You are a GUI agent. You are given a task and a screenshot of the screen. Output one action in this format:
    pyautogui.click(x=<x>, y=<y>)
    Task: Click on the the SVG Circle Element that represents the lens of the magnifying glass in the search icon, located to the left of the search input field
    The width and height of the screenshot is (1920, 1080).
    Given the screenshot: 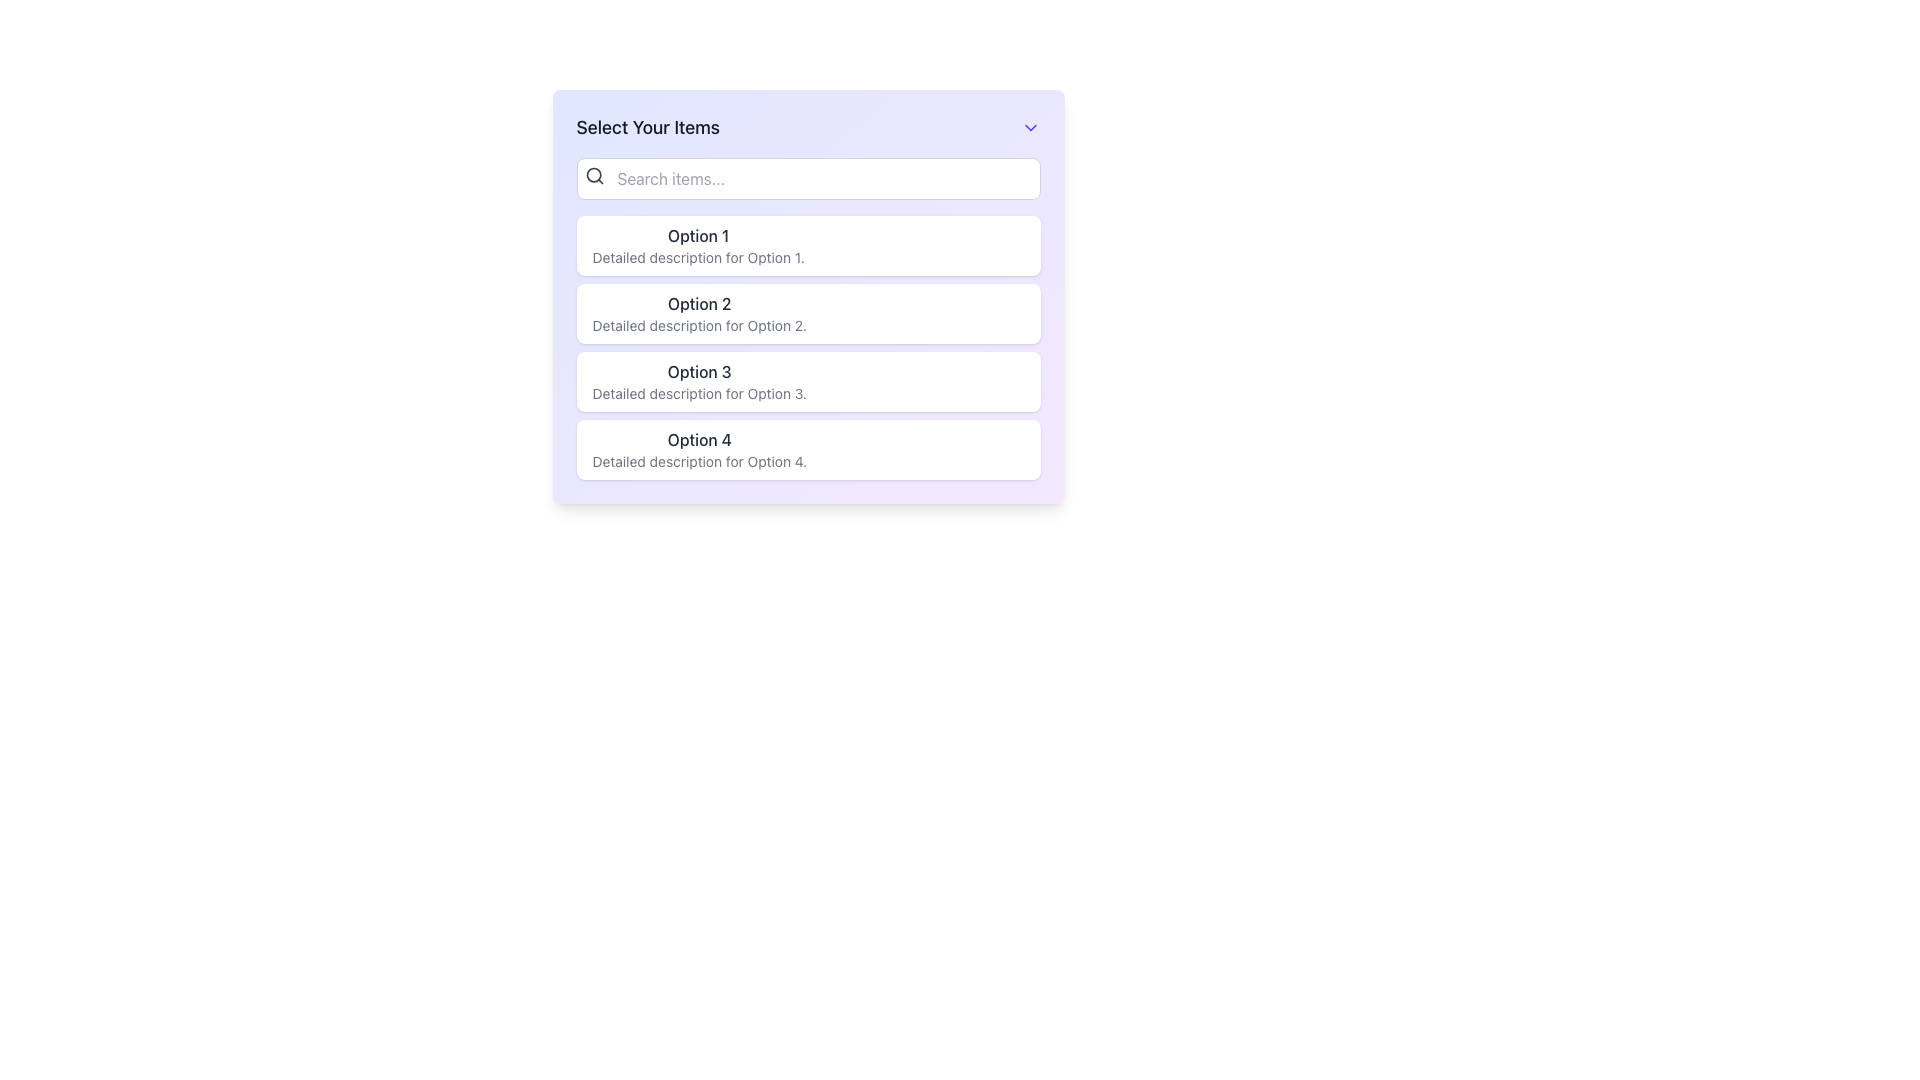 What is the action you would take?
    pyautogui.click(x=592, y=174)
    